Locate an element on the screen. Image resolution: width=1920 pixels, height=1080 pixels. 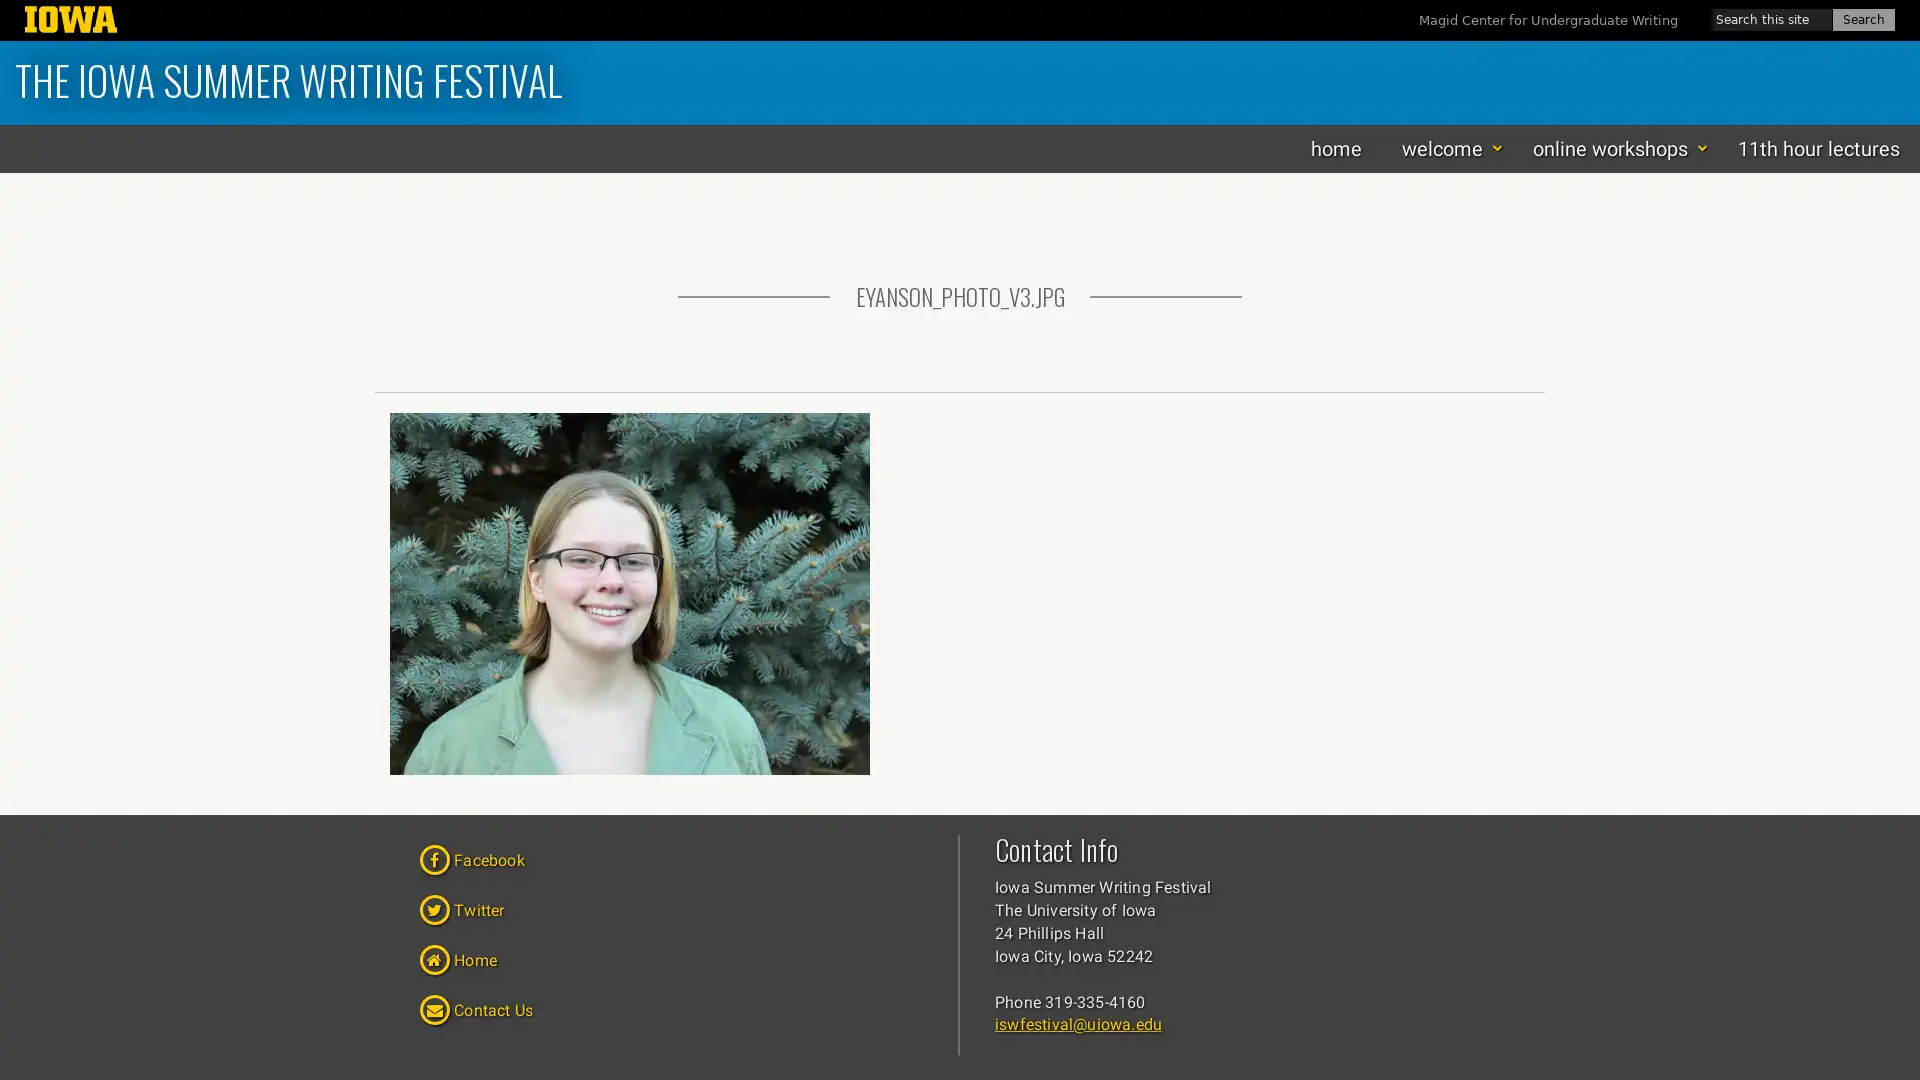
Search is located at coordinates (1862, 19).